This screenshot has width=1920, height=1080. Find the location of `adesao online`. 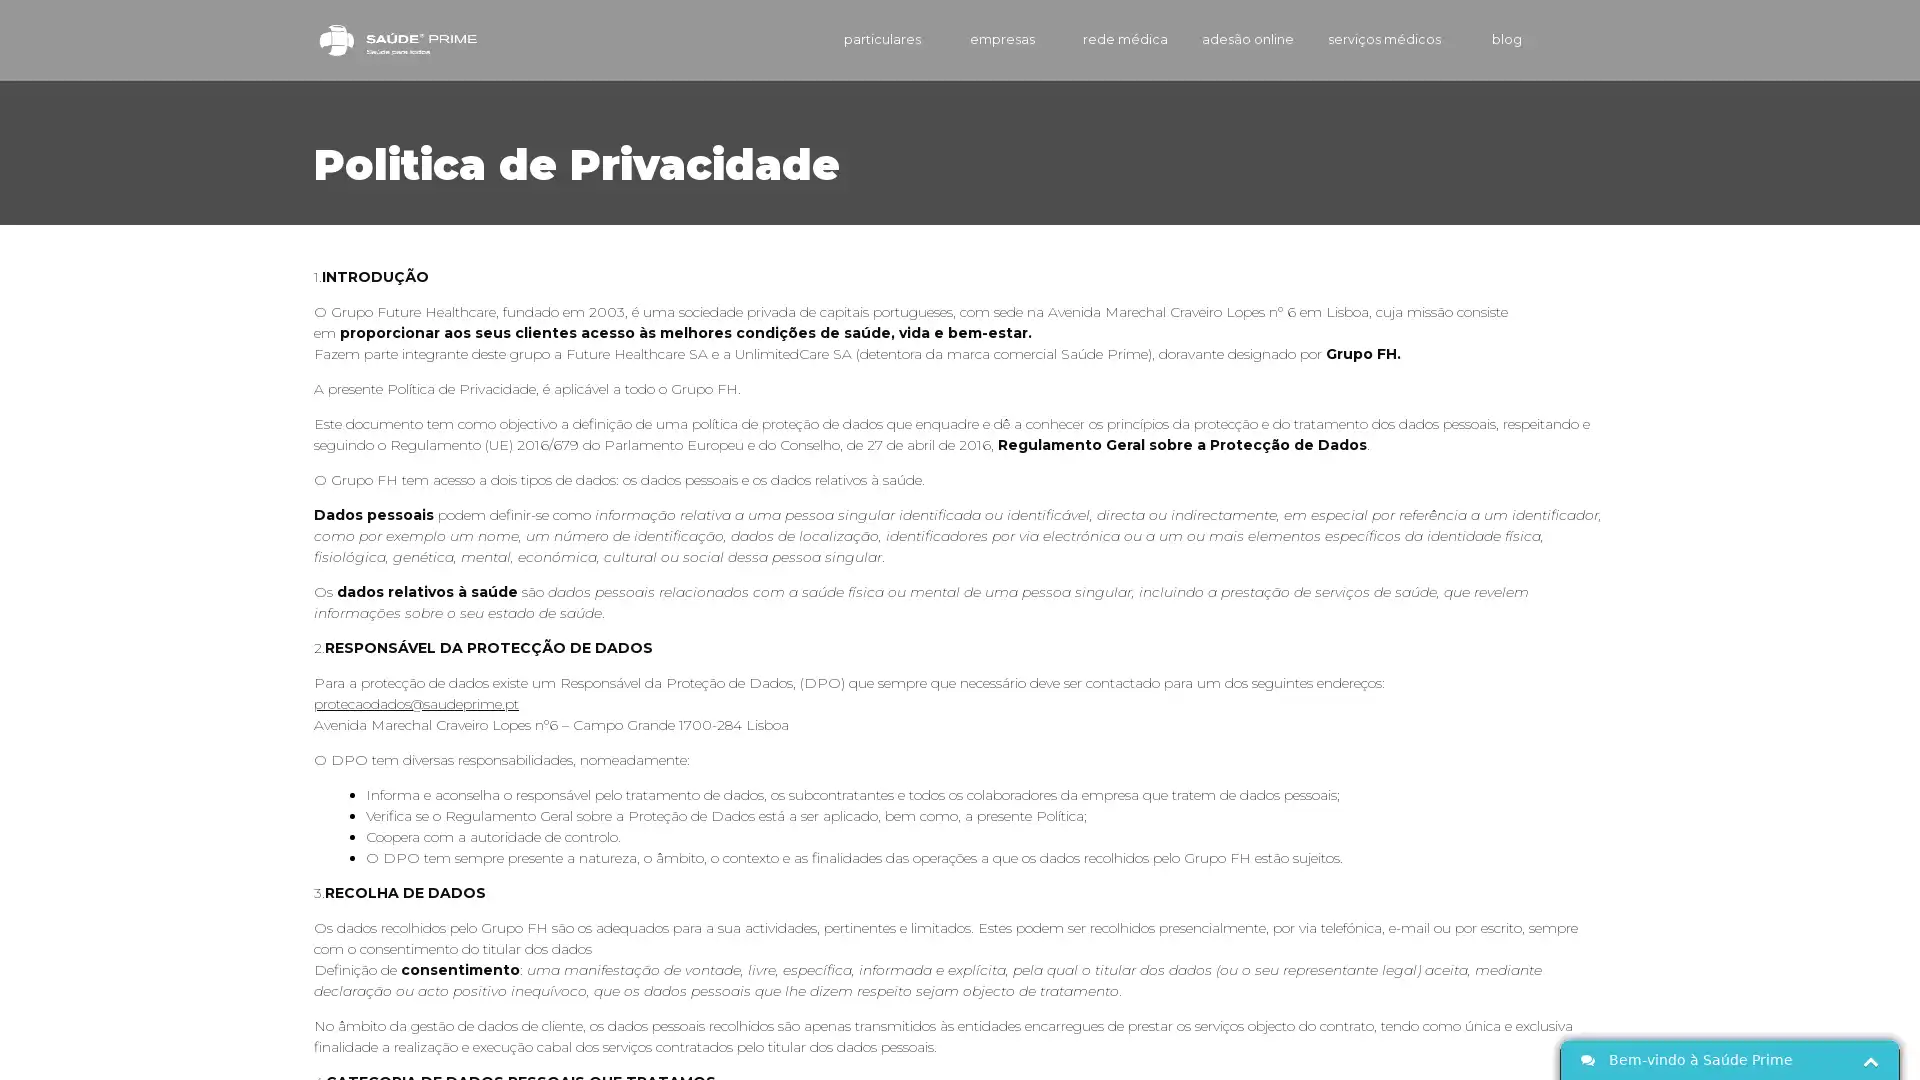

adesao online is located at coordinates (1222, 39).